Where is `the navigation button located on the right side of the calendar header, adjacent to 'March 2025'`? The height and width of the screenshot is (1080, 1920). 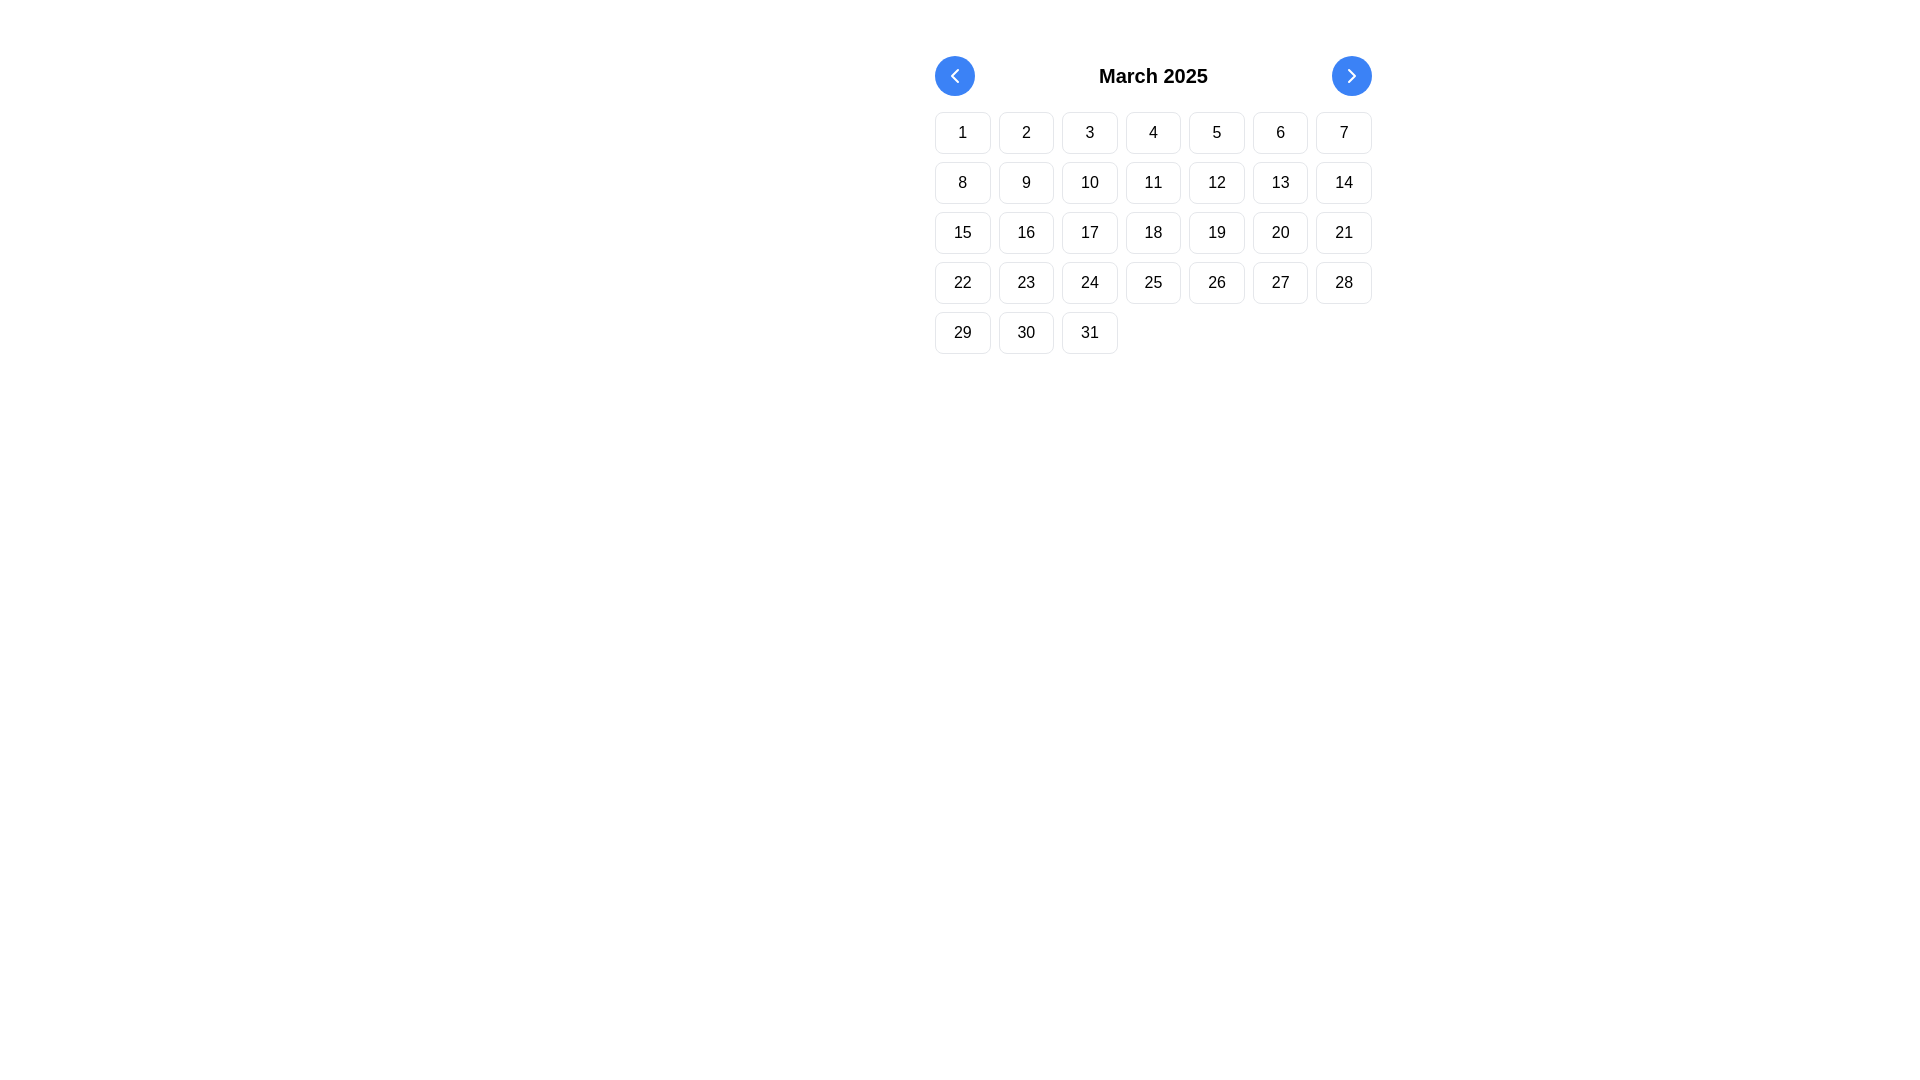
the navigation button located on the right side of the calendar header, adjacent to 'March 2025' is located at coordinates (1352, 75).